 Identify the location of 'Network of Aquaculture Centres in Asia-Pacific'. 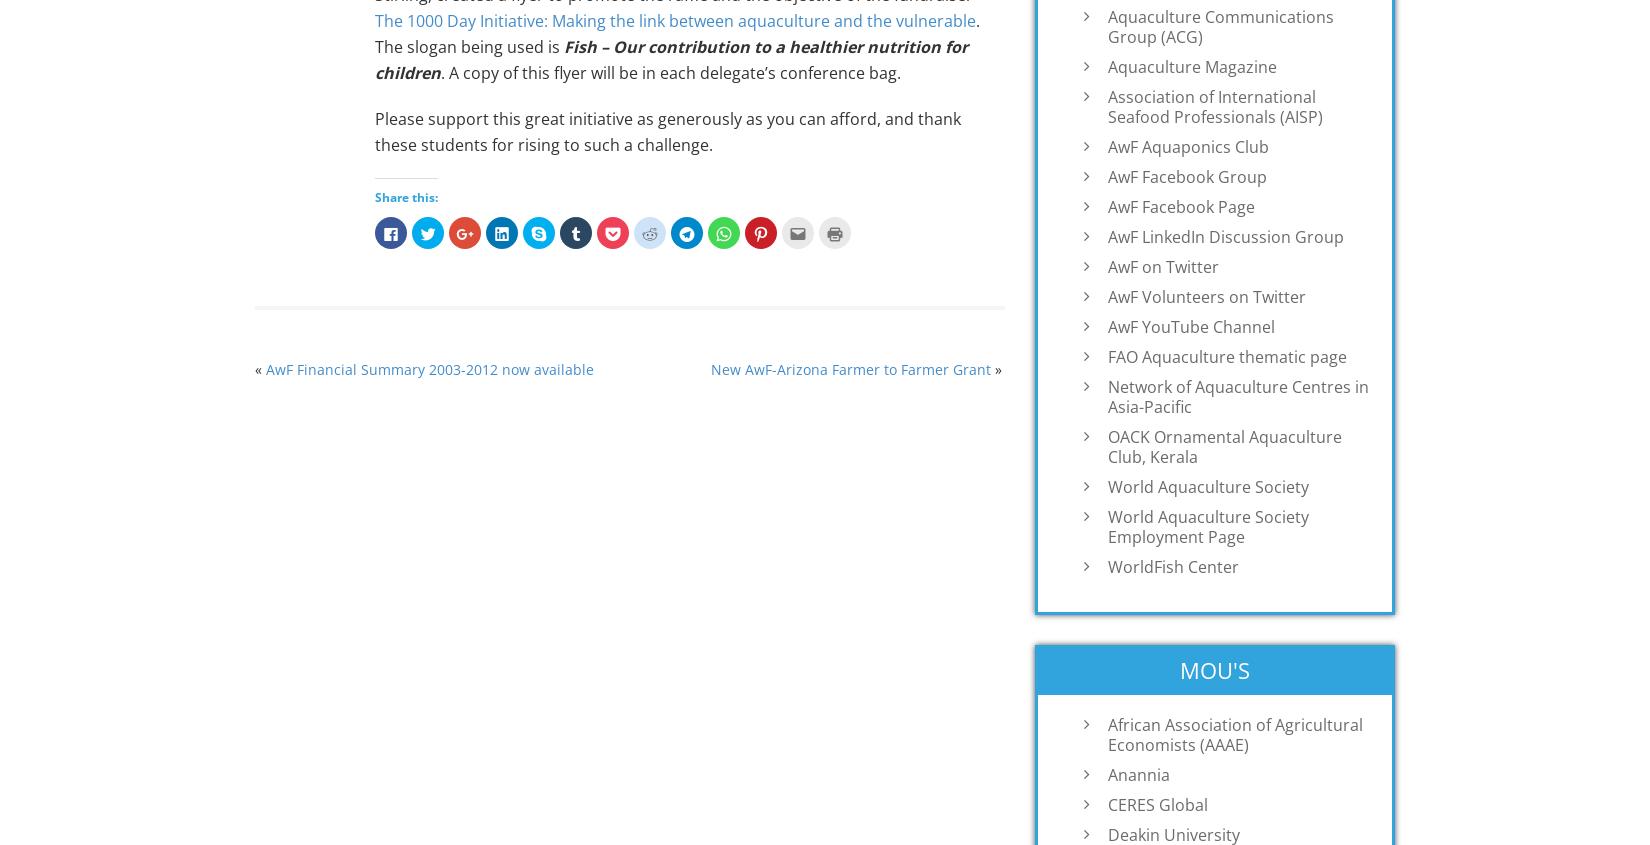
(1238, 394).